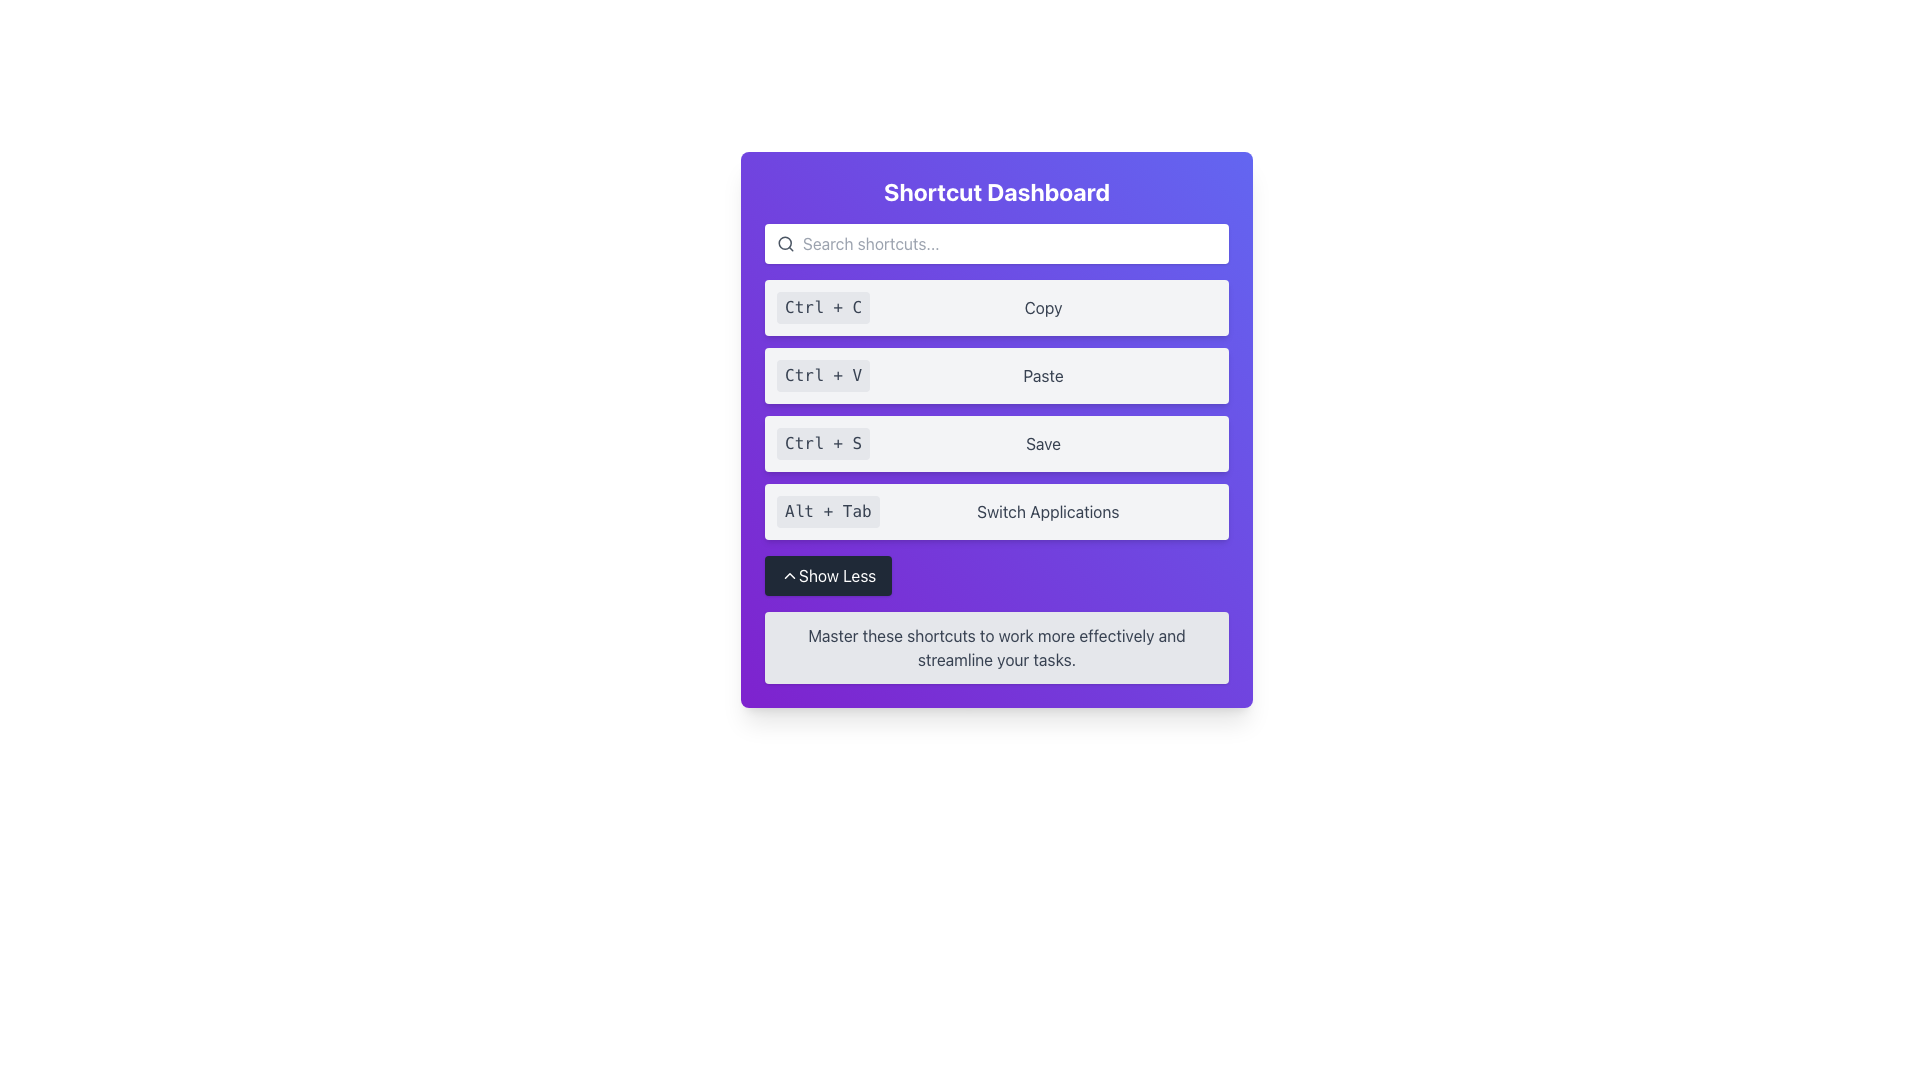 The height and width of the screenshot is (1080, 1920). I want to click on the informational display that illustrates the 'Ctrl + V' shortcut for the 'Paste' action, located in the 'Shortcut Dashboard' below 'Ctrl + C Copy' and above 'Ctrl + S Save', so click(997, 375).